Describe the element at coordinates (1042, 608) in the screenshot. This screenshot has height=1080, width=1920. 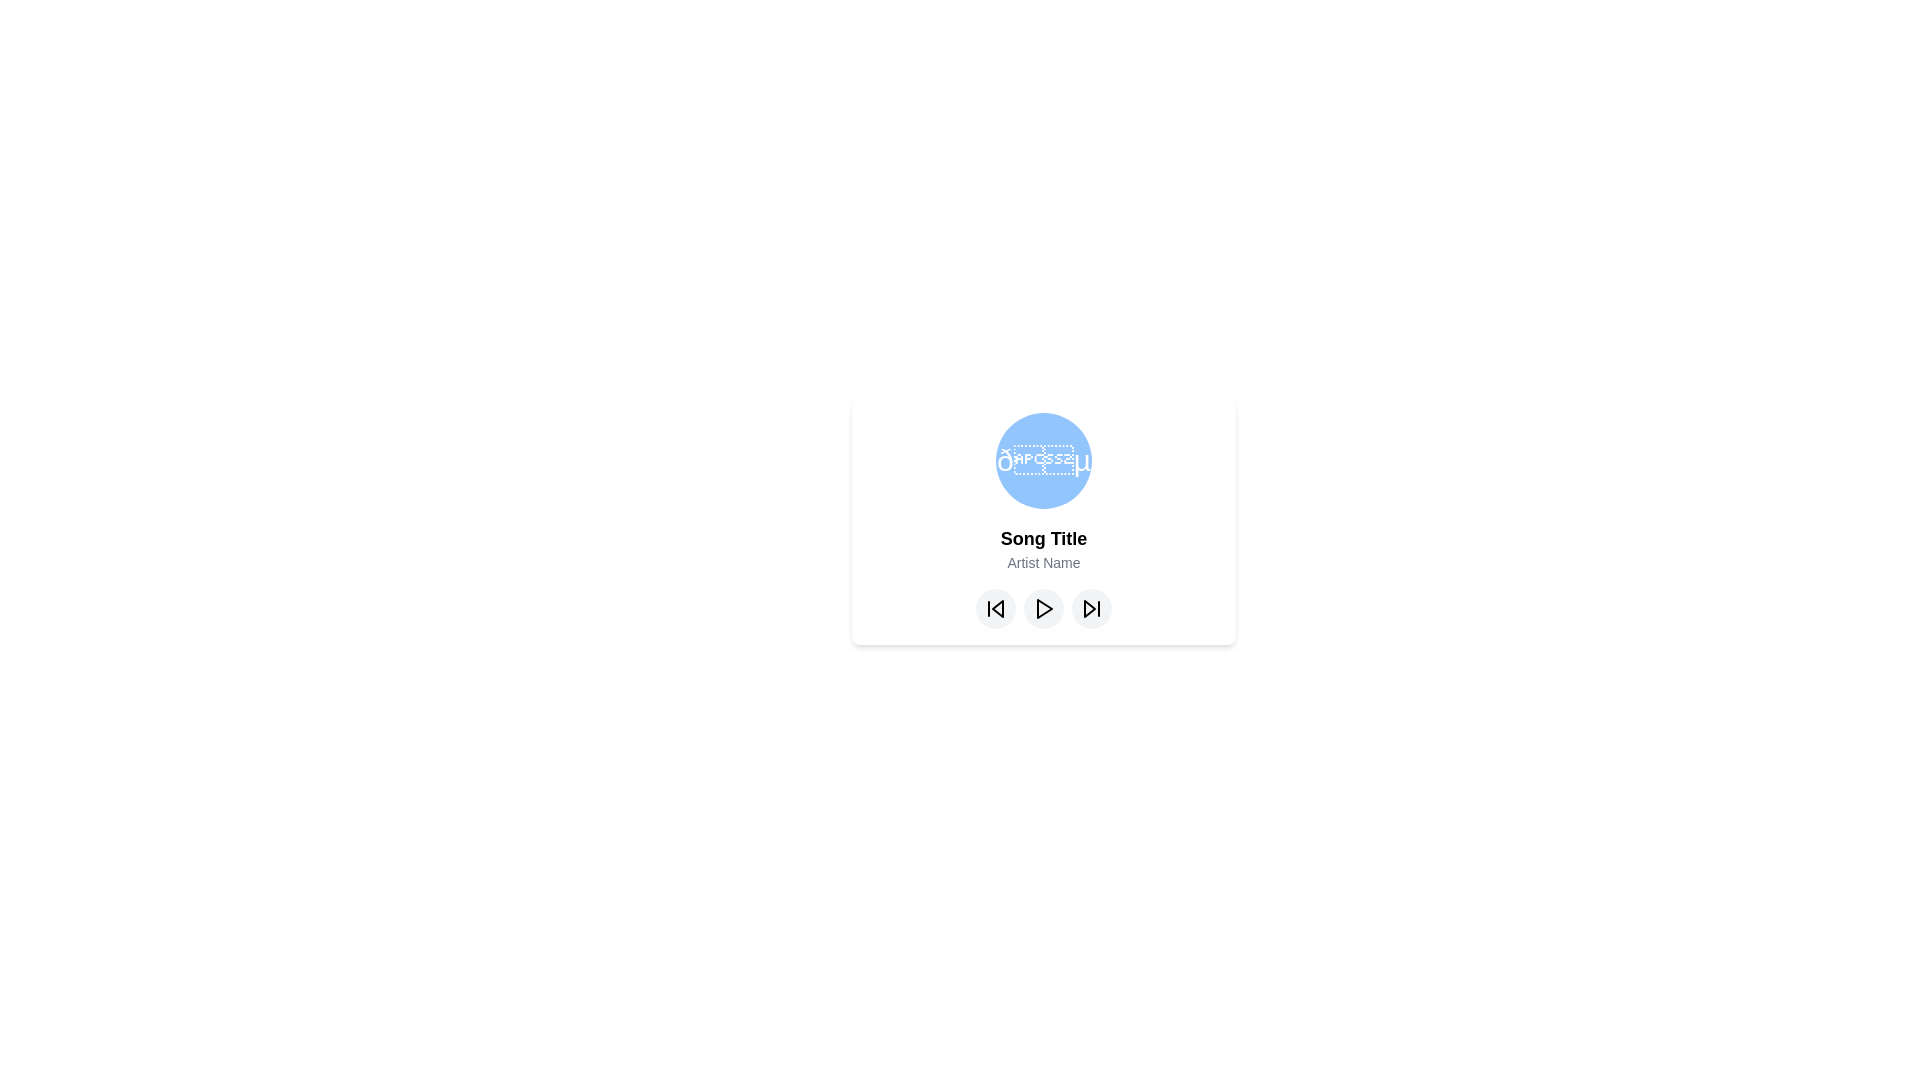
I see `the circular button with a light gray background and a black triangular play icon, positioned between the 'previous' and 'next' buttons at the bottom center of the UI for more details` at that location.